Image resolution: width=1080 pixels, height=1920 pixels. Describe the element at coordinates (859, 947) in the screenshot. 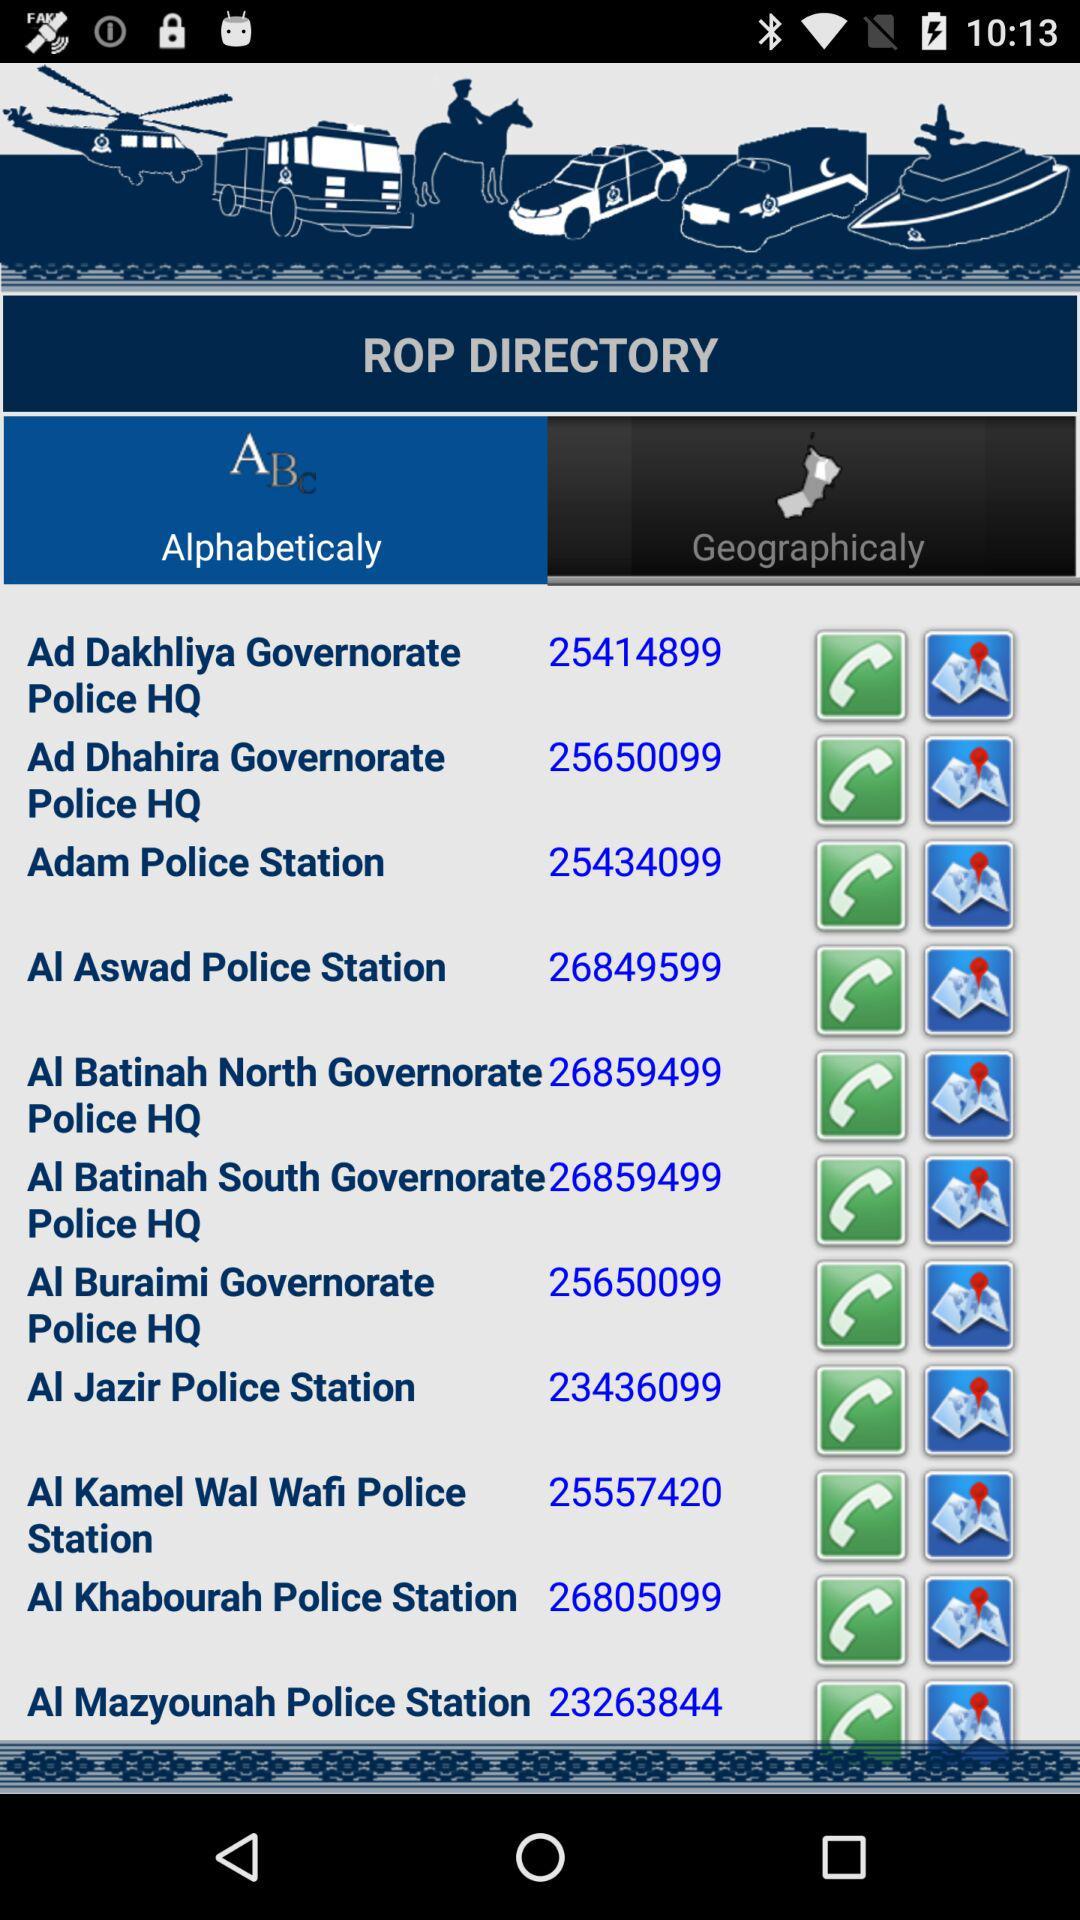

I see `the call icon` at that location.